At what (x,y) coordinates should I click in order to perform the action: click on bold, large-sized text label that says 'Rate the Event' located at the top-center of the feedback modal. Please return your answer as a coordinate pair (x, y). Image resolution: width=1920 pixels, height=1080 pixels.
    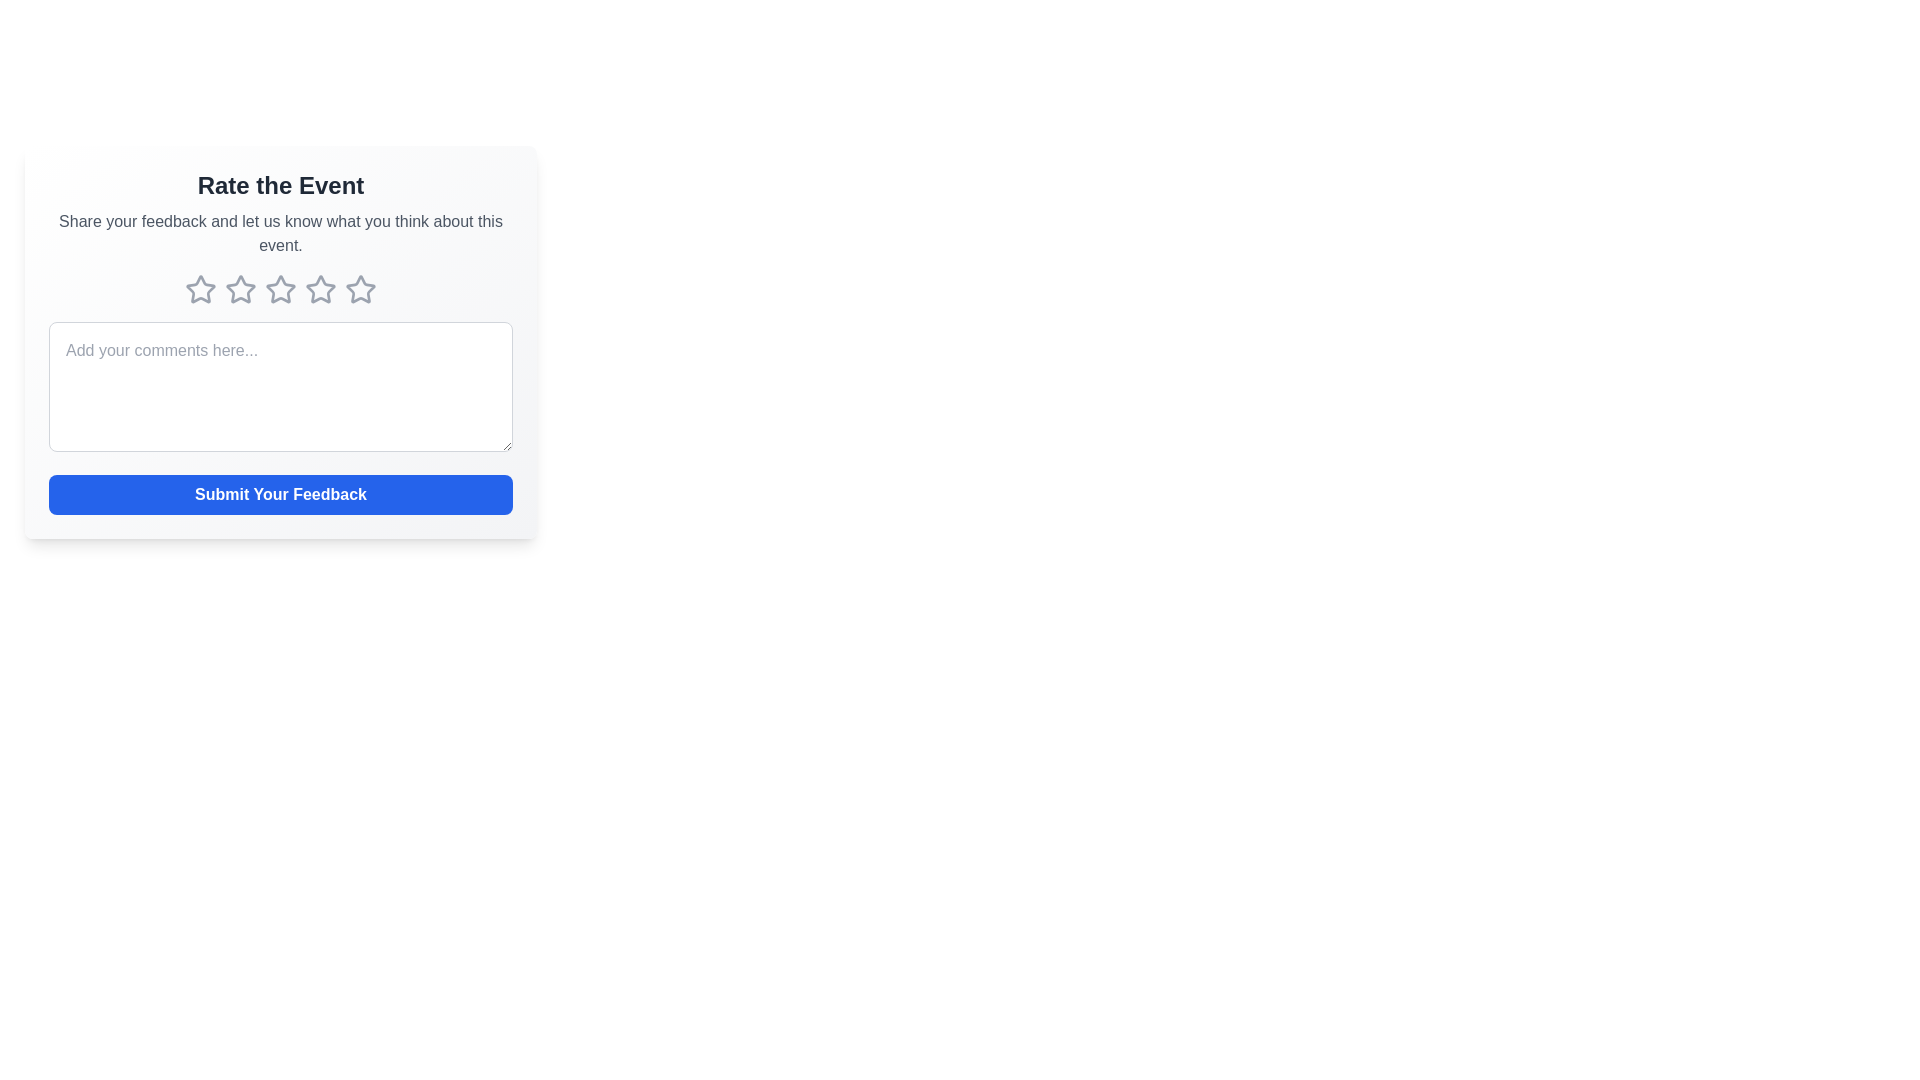
    Looking at the image, I should click on (280, 185).